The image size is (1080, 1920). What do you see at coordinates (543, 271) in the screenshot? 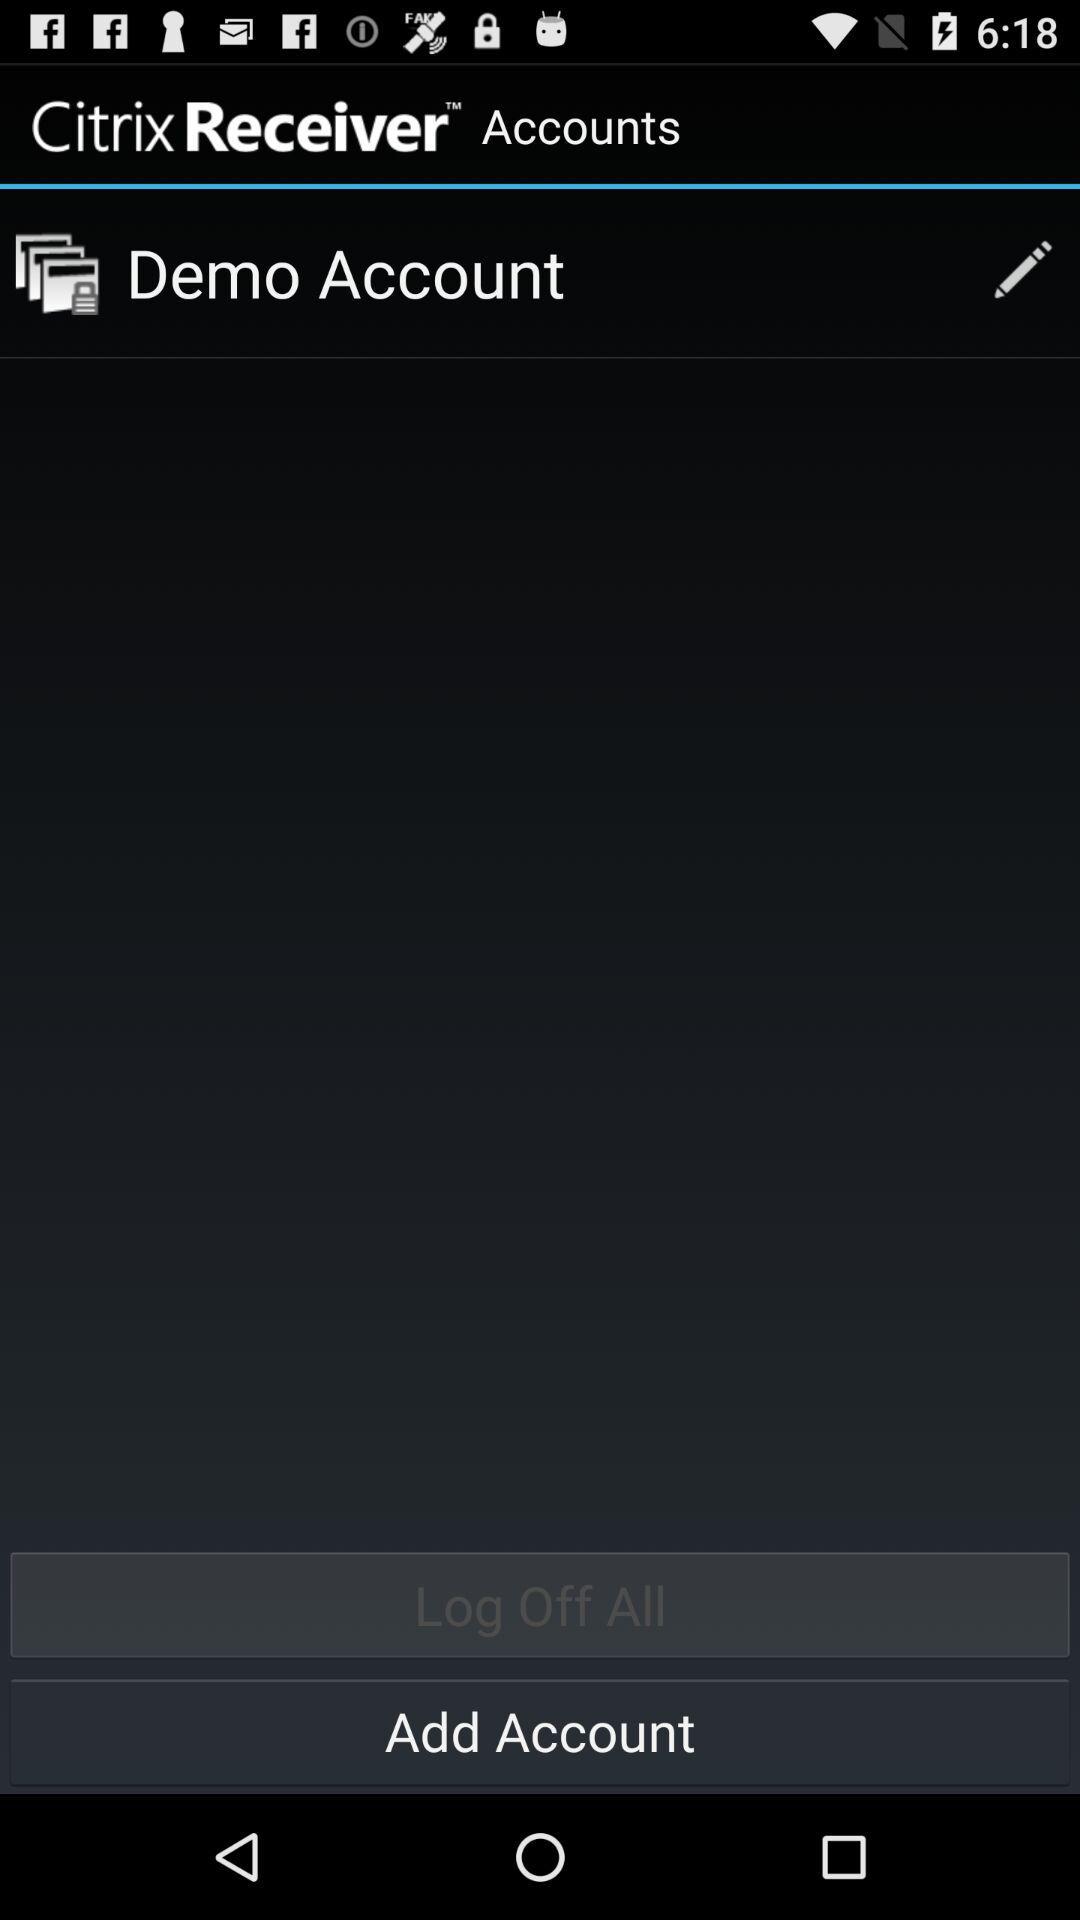
I see `demo account` at bounding box center [543, 271].